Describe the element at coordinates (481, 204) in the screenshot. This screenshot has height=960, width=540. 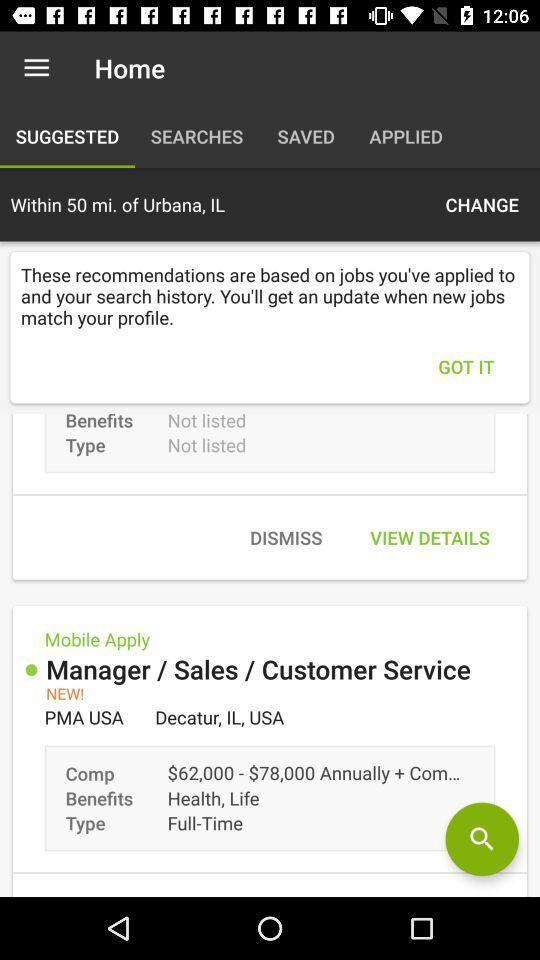
I see `icon above the these recommendations are icon` at that location.